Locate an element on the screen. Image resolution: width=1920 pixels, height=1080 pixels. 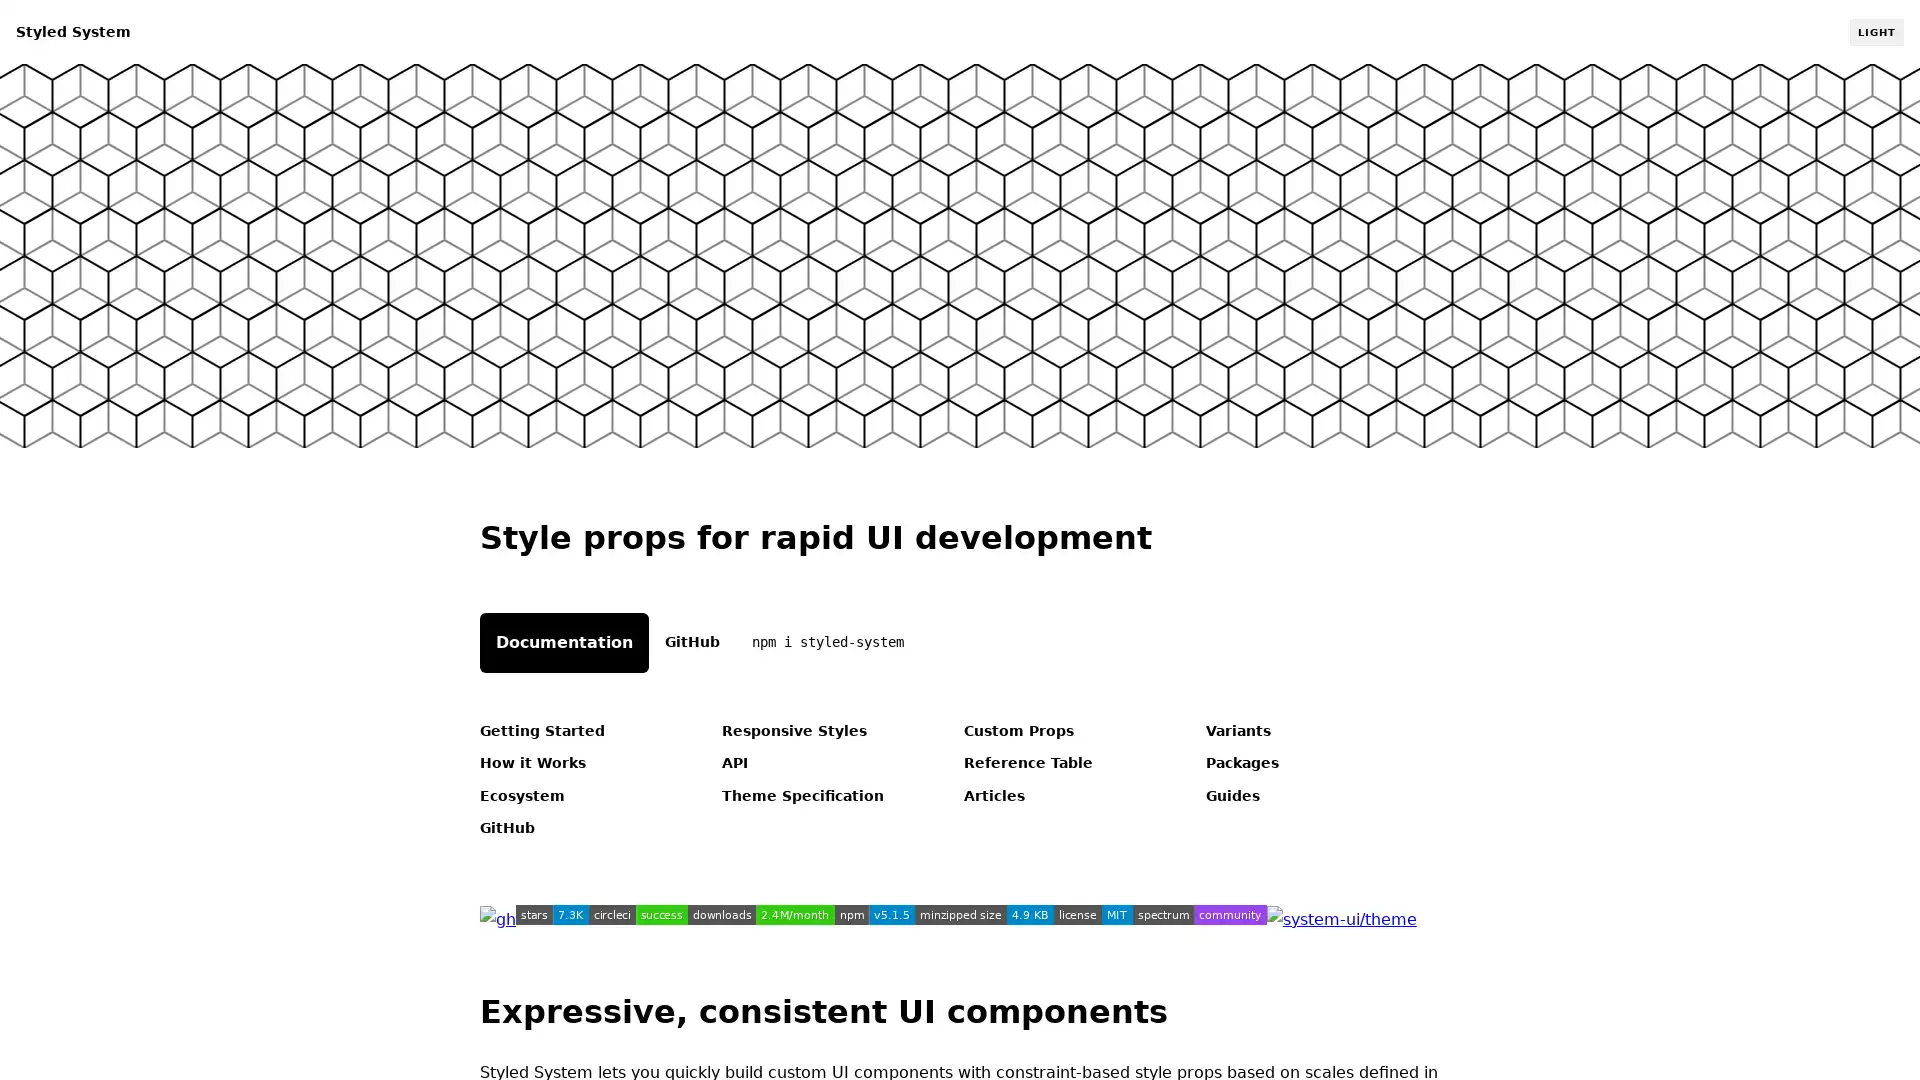
LIGHT is located at coordinates (1875, 31).